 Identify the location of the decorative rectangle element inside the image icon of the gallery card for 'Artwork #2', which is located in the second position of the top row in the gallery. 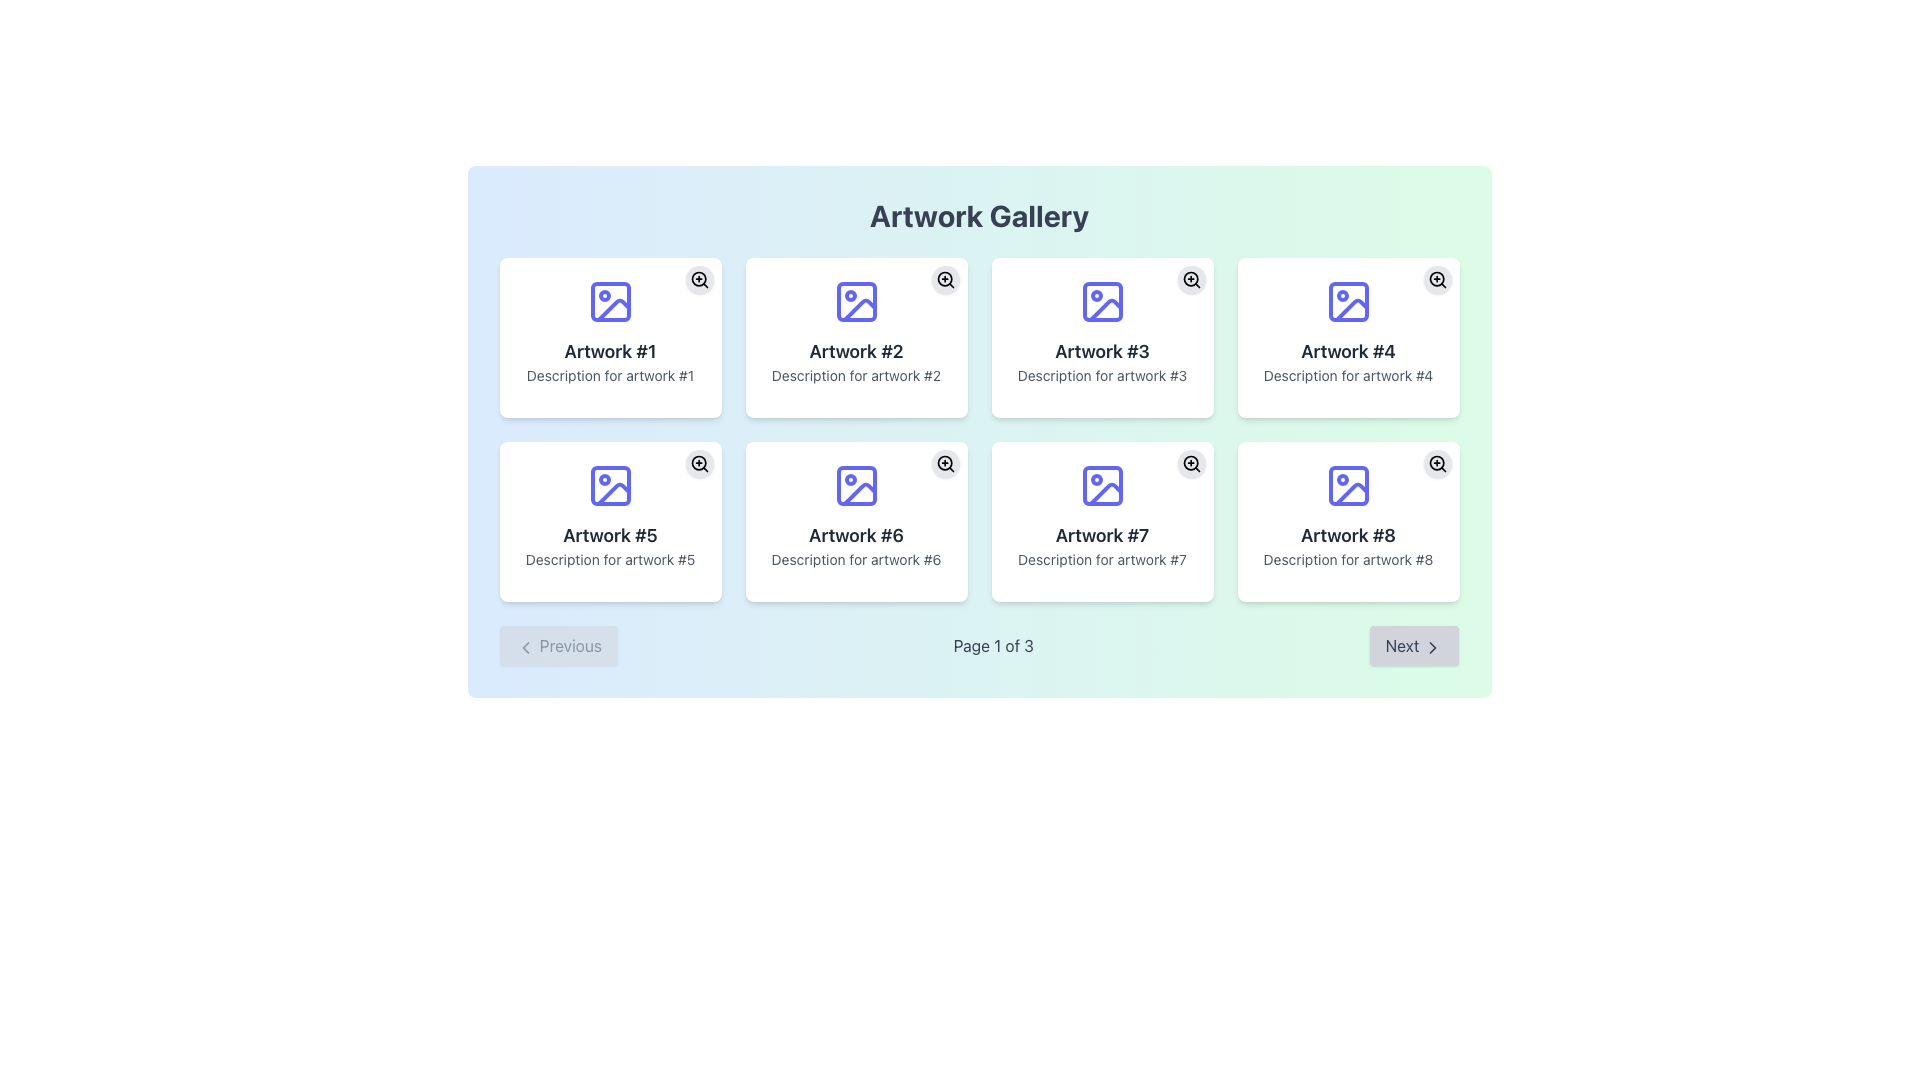
(856, 301).